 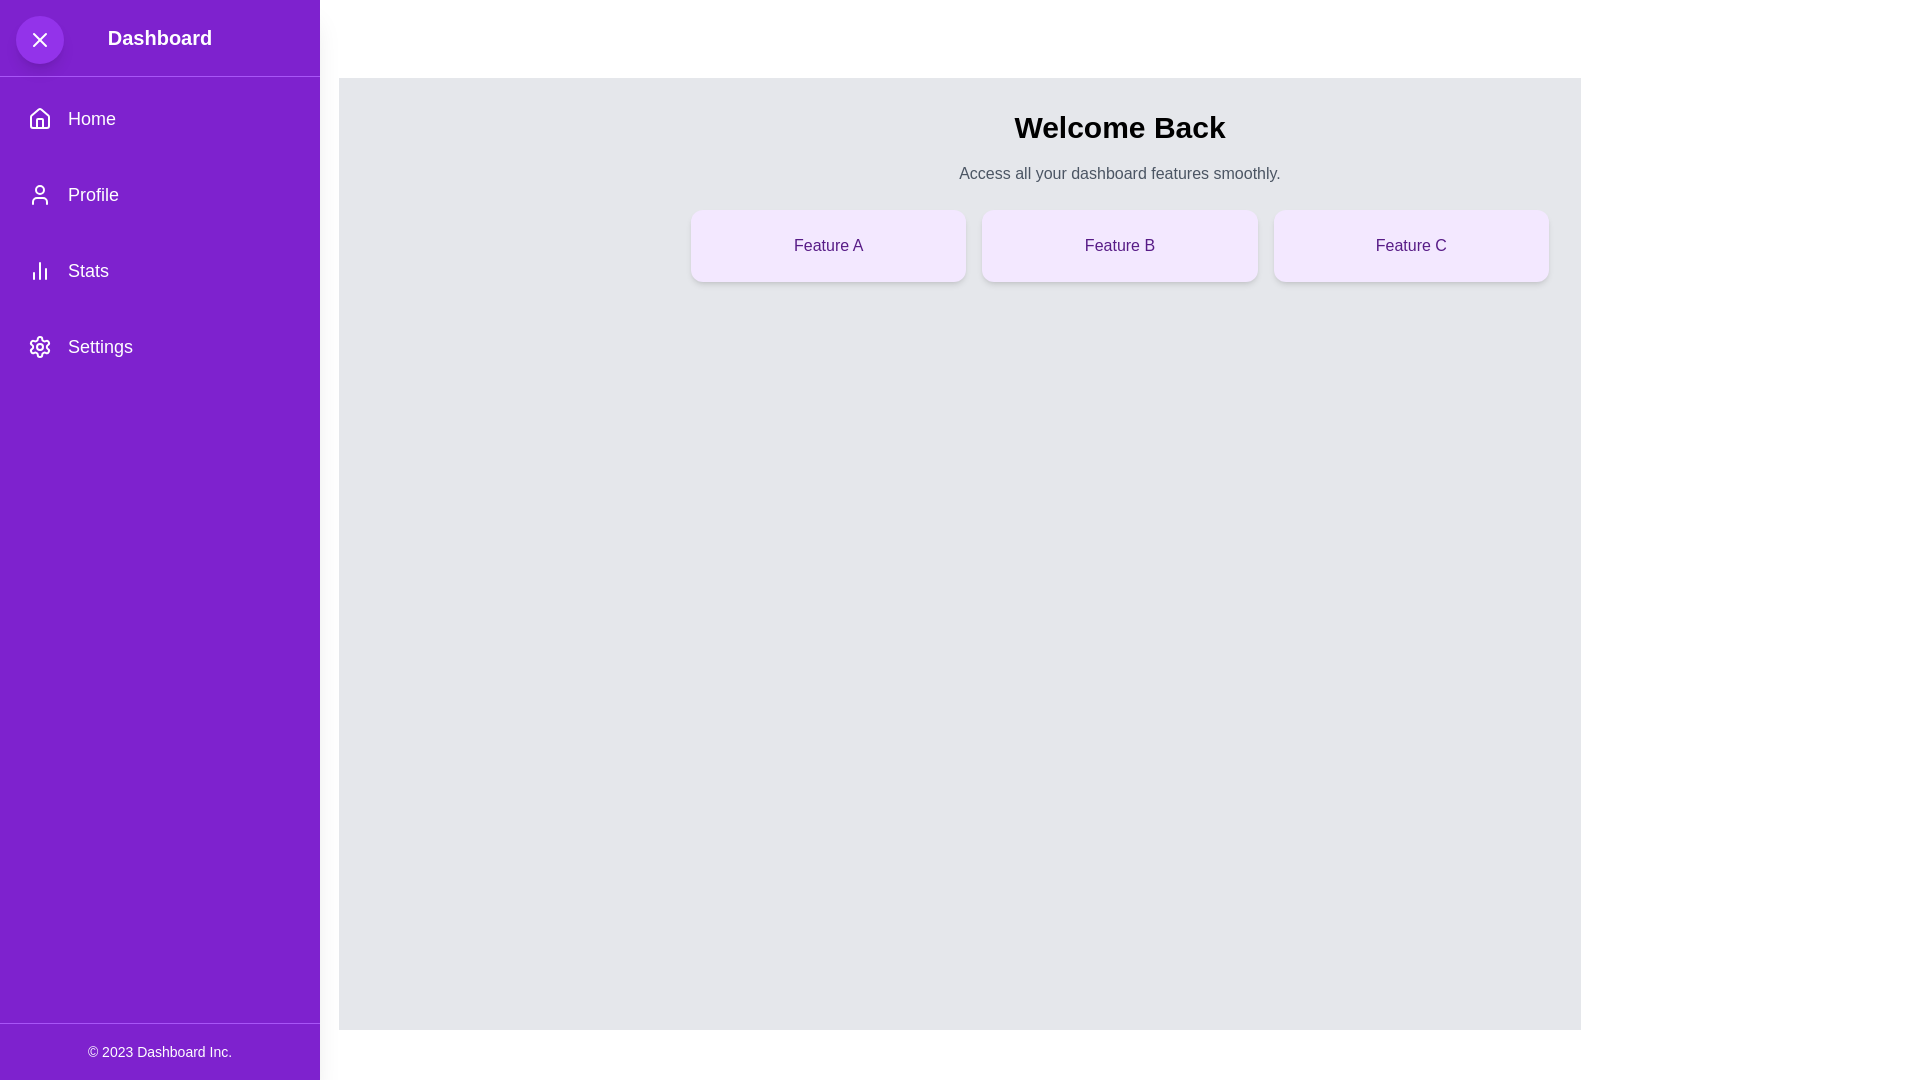 I want to click on the small white text displaying '© 2023 Dashboard Inc.' located in the footer section of the purple background, so click(x=158, y=1051).